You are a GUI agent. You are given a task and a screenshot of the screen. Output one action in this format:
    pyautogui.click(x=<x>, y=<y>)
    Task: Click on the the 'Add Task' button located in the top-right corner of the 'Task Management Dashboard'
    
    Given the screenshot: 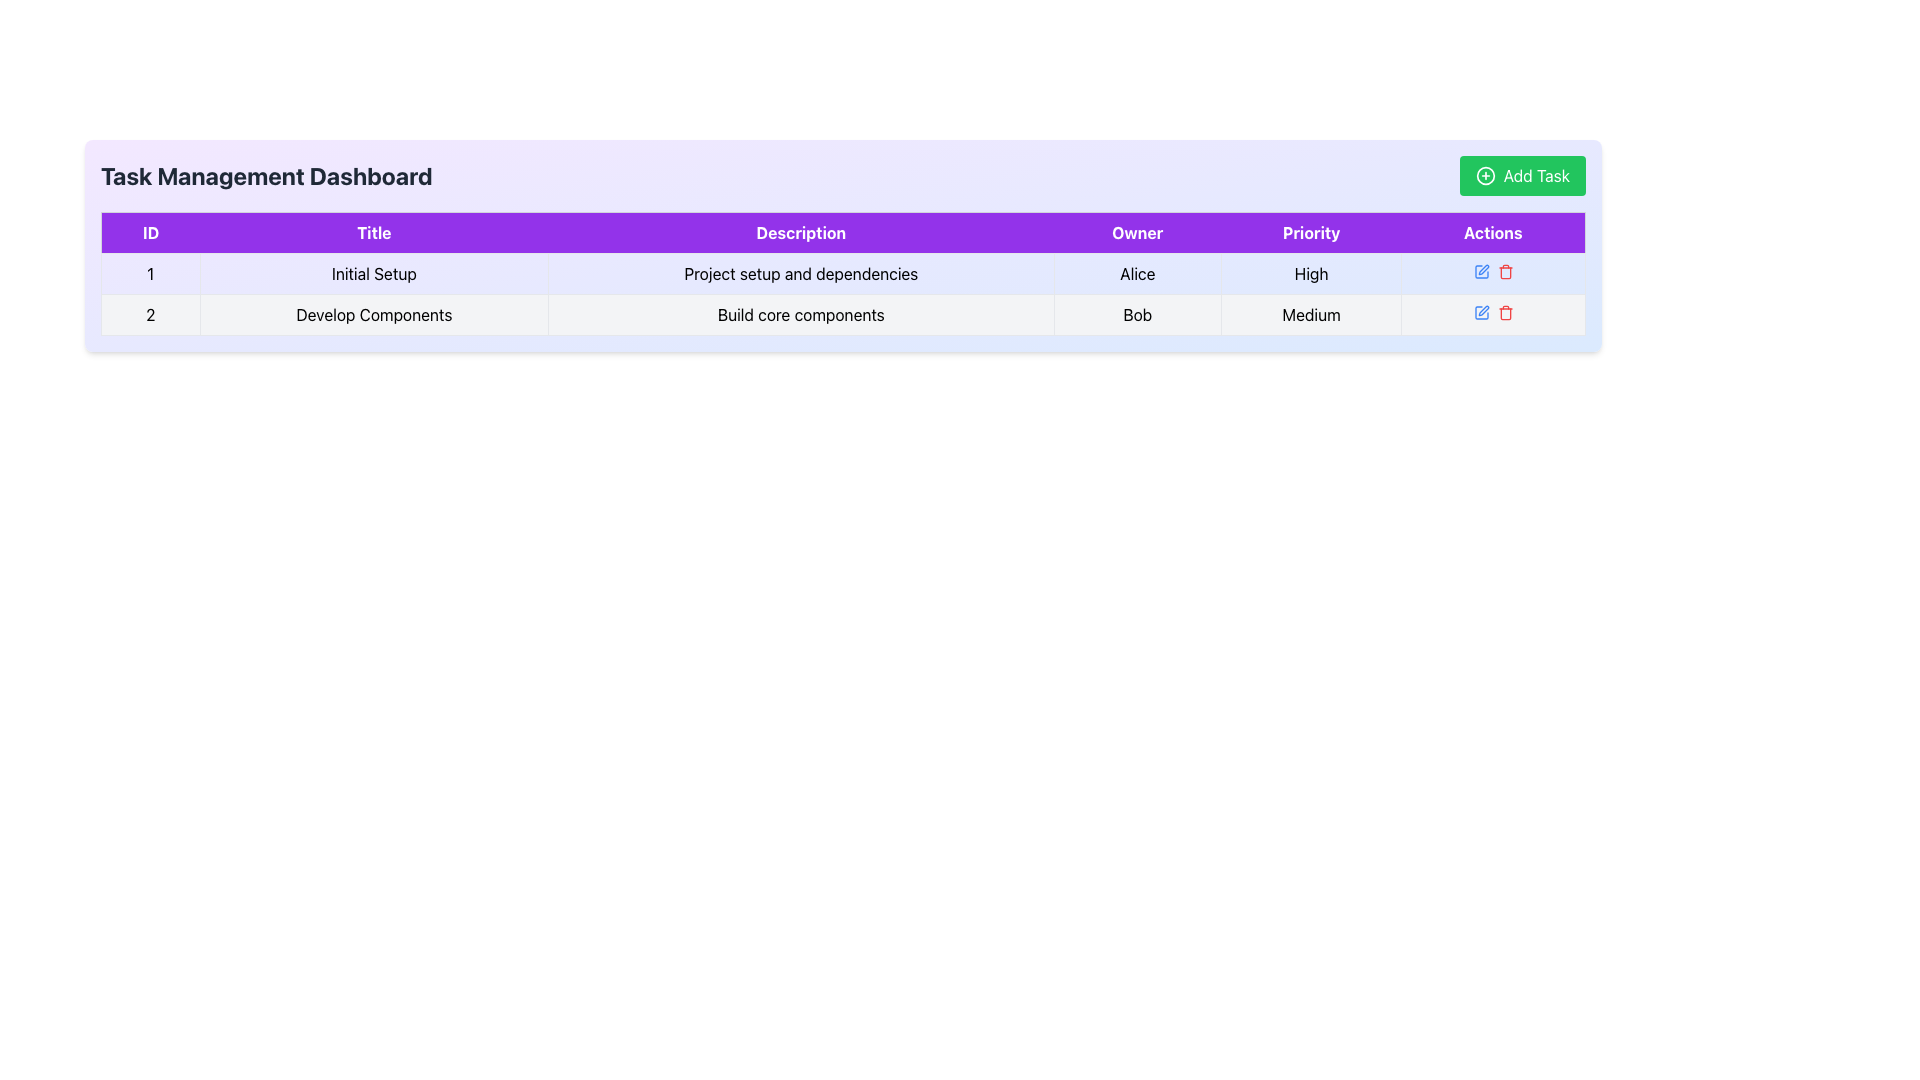 What is the action you would take?
    pyautogui.click(x=1521, y=175)
    